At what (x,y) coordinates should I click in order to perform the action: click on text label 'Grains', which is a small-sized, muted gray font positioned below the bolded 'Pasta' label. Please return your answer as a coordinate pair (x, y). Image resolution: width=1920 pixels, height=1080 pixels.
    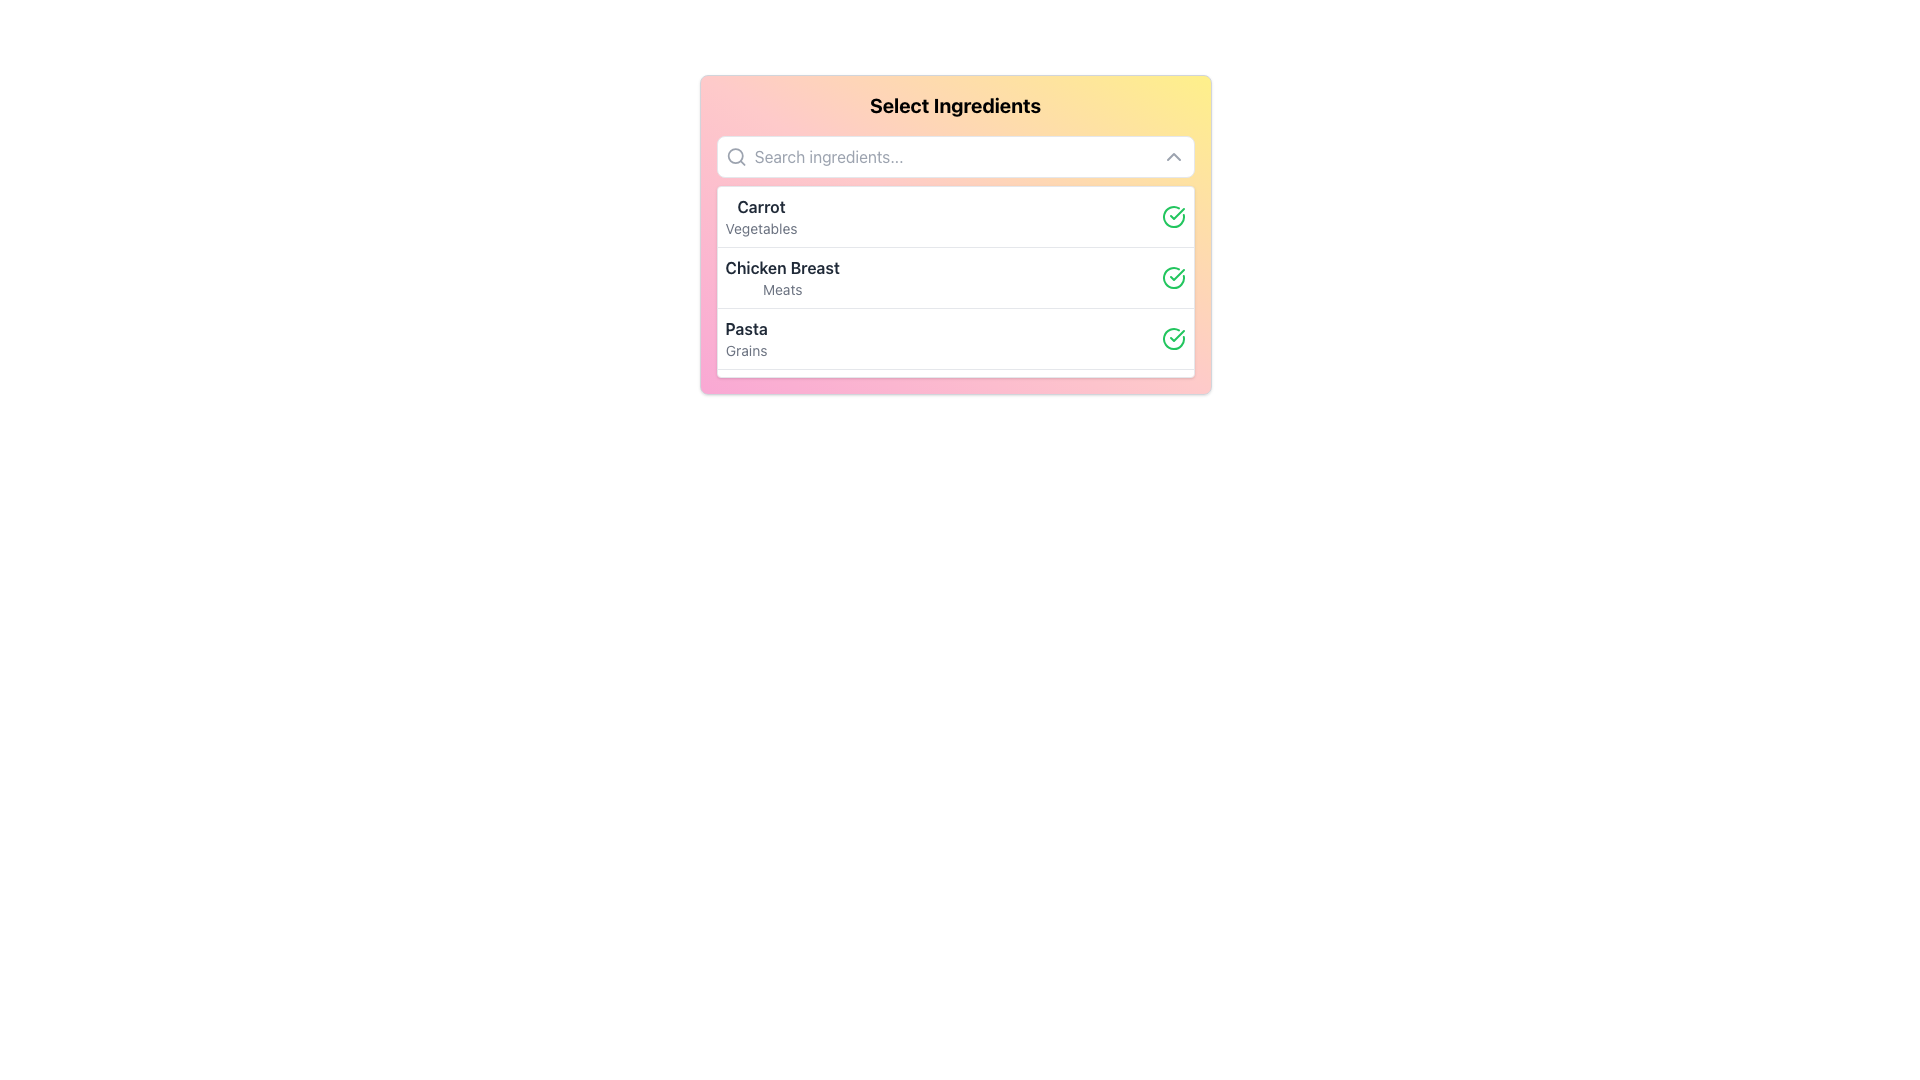
    Looking at the image, I should click on (745, 350).